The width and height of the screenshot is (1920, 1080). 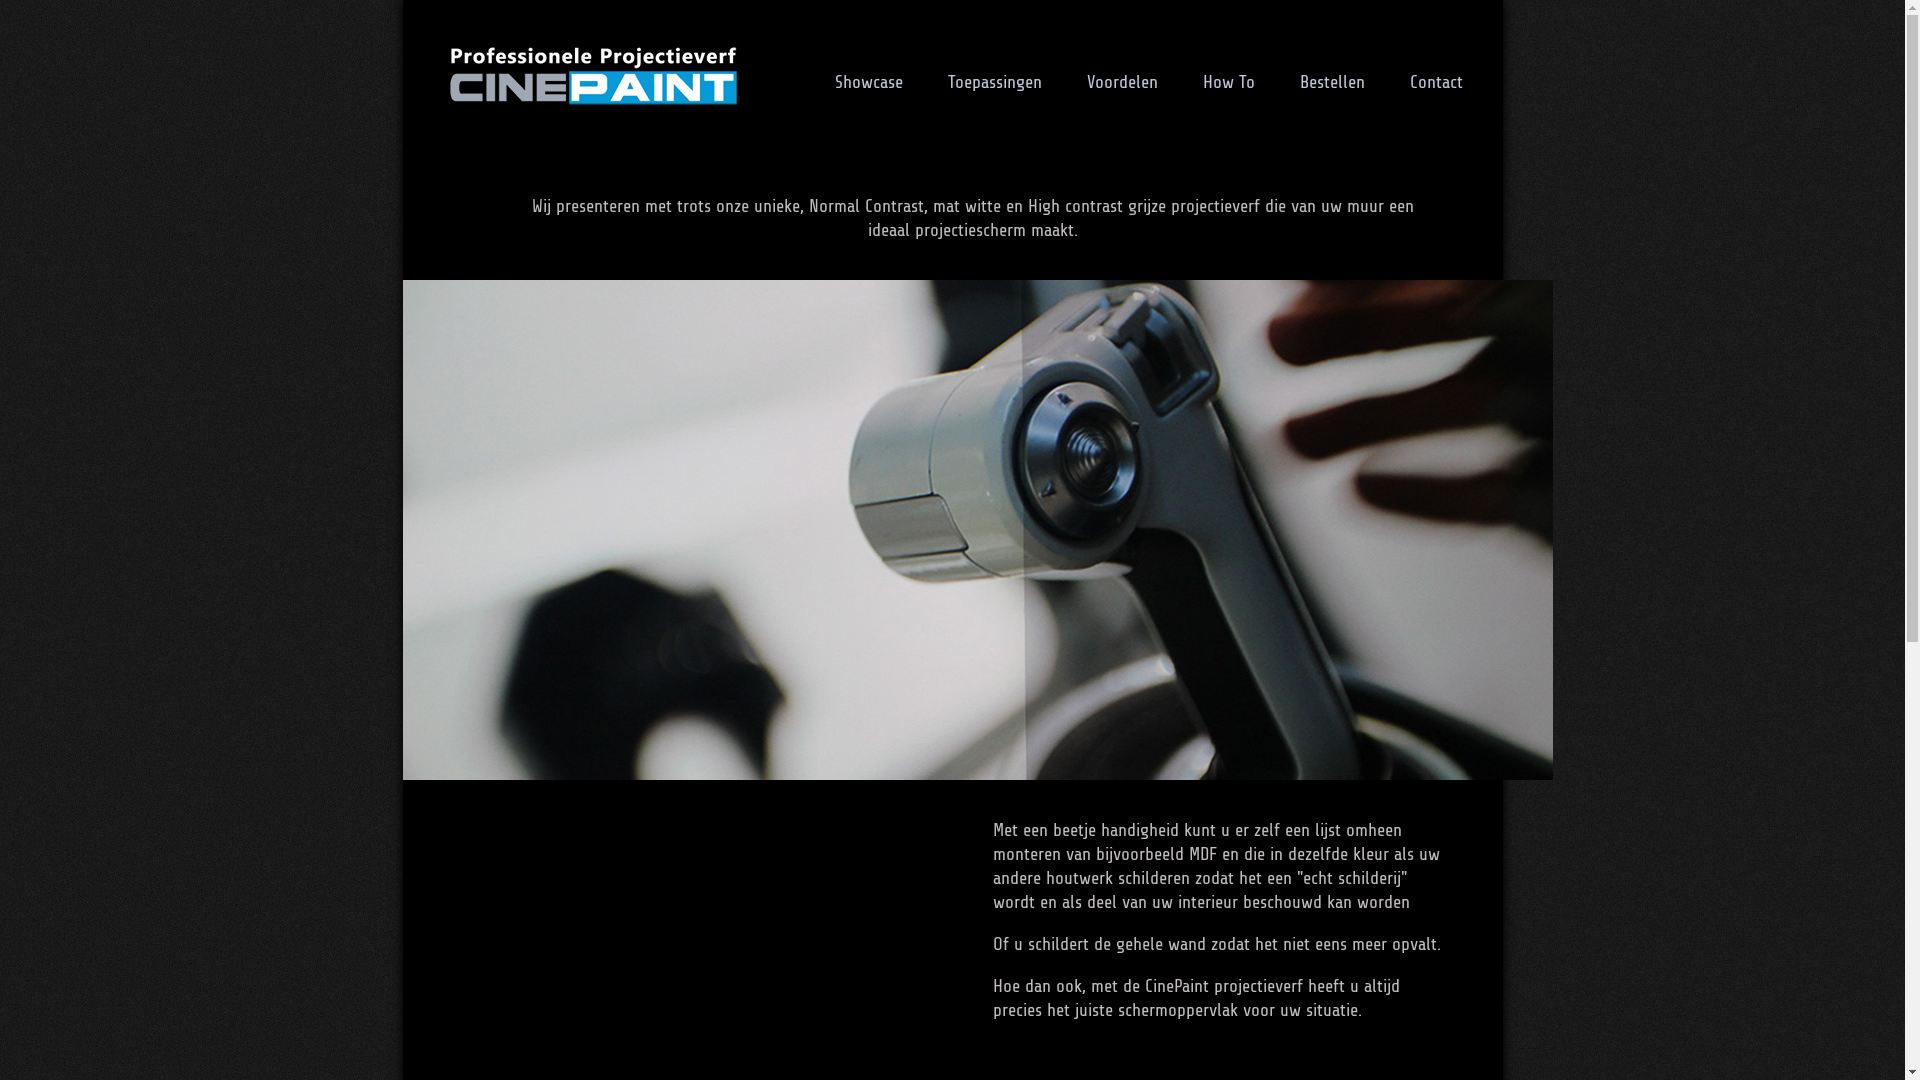 What do you see at coordinates (994, 80) in the screenshot?
I see `'Toepassingen'` at bounding box center [994, 80].